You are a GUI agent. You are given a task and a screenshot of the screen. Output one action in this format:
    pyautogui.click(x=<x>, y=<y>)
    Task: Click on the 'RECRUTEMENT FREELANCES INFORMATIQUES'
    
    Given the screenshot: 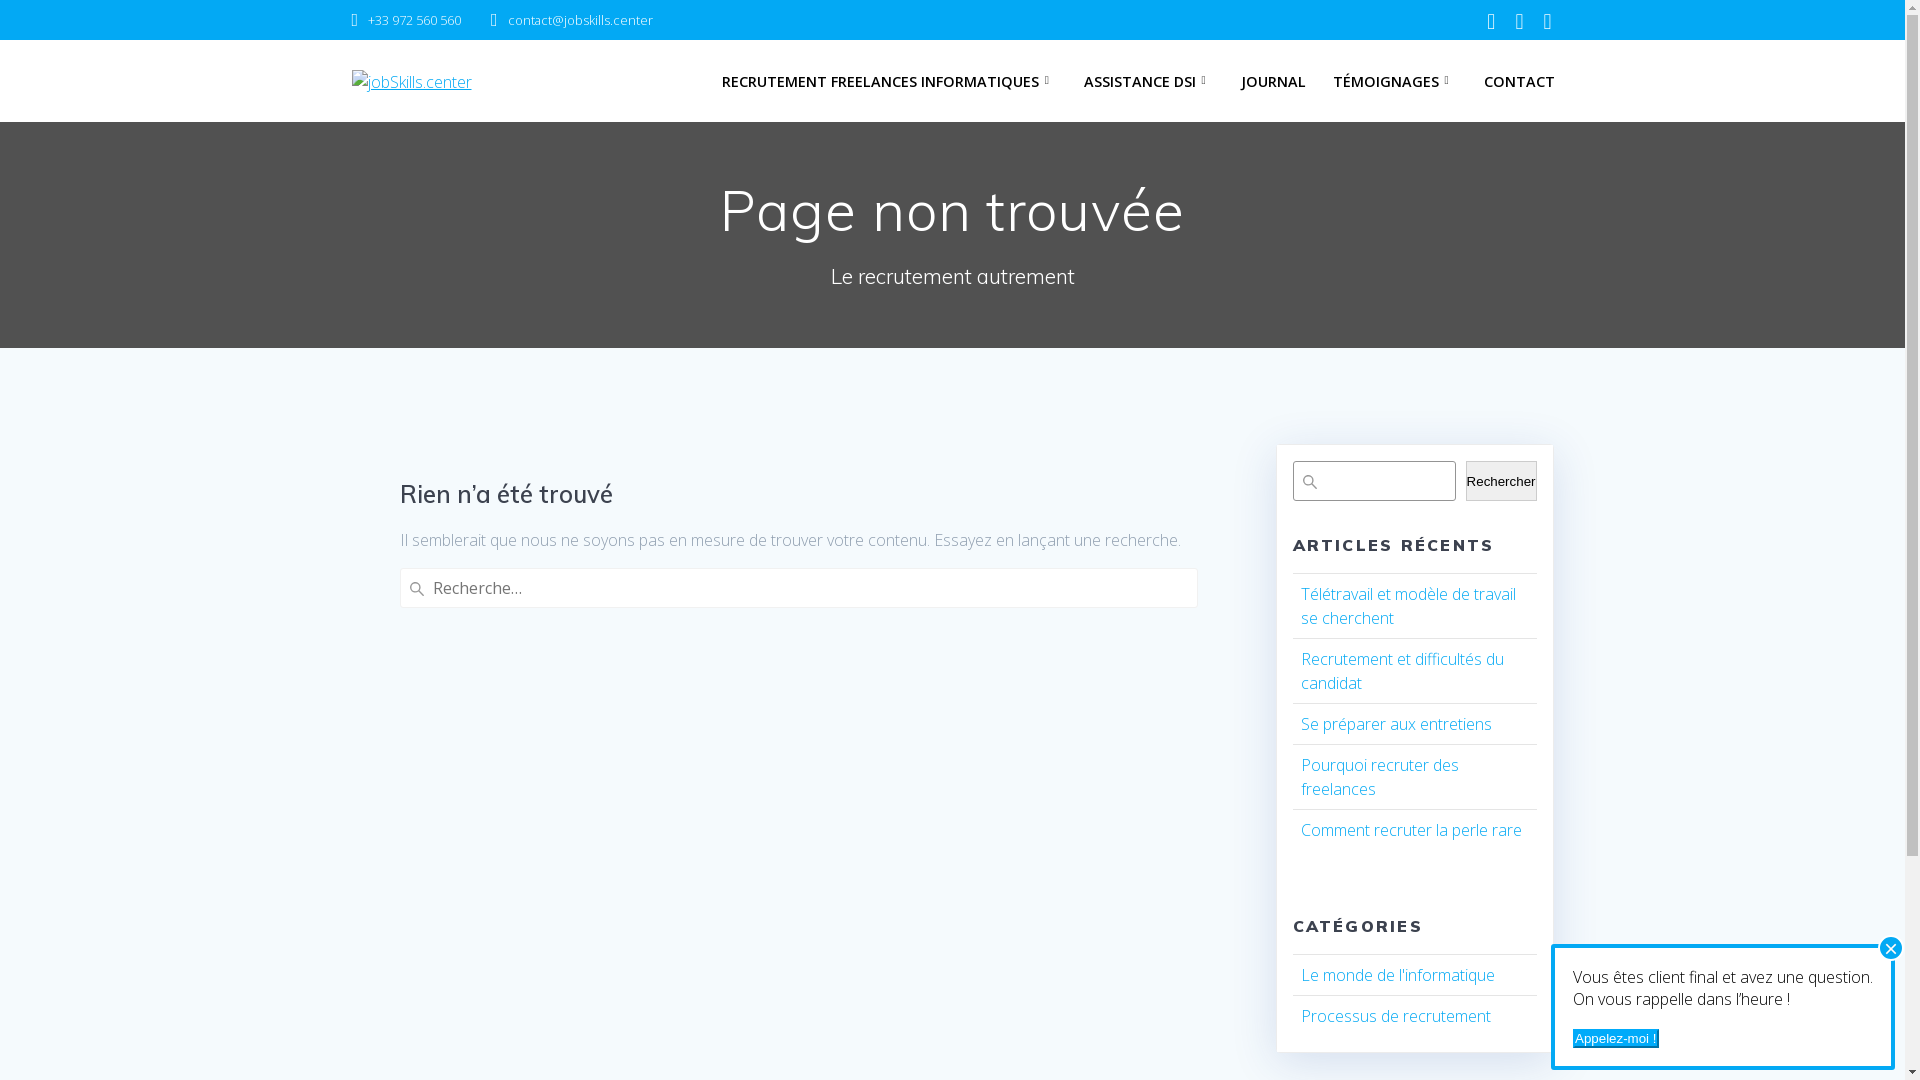 What is the action you would take?
    pyautogui.click(x=888, y=80)
    